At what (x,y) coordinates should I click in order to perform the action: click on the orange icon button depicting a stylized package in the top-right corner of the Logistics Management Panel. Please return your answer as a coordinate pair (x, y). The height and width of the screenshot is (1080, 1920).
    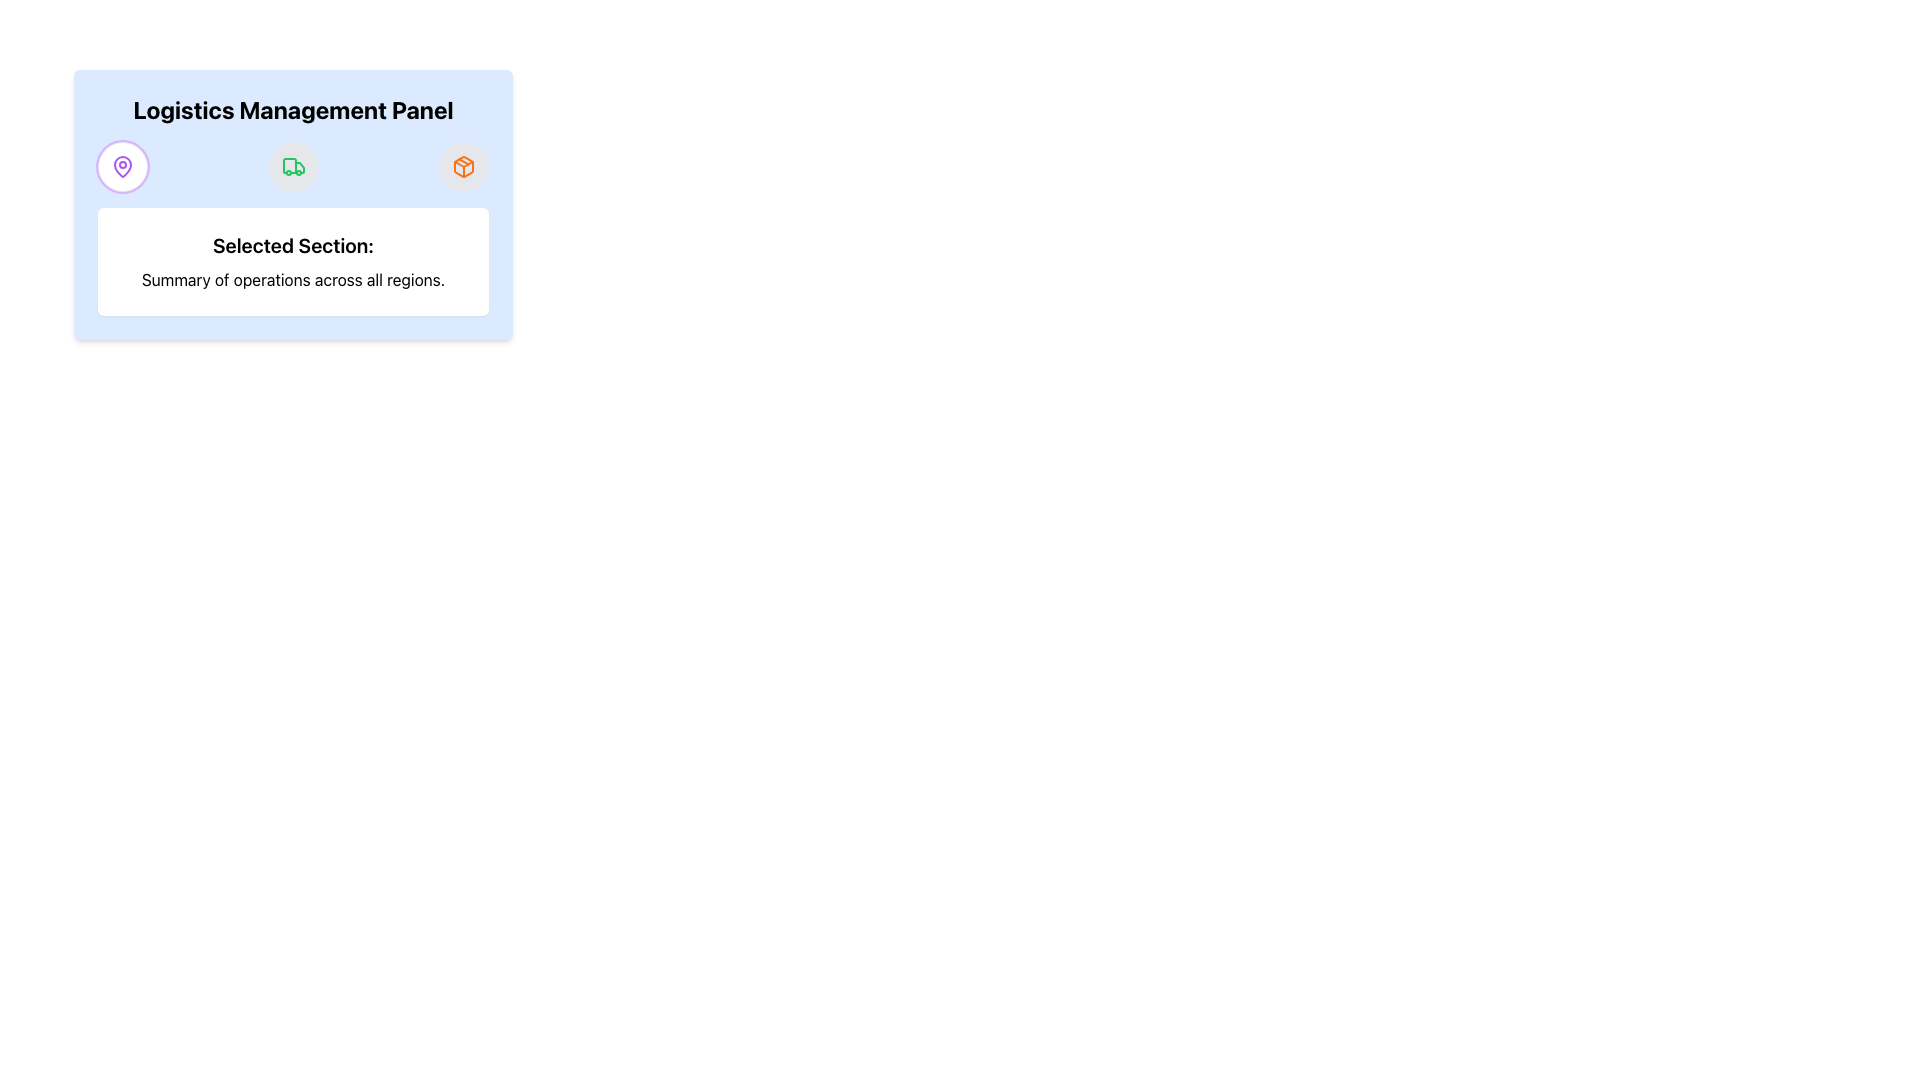
    Looking at the image, I should click on (463, 165).